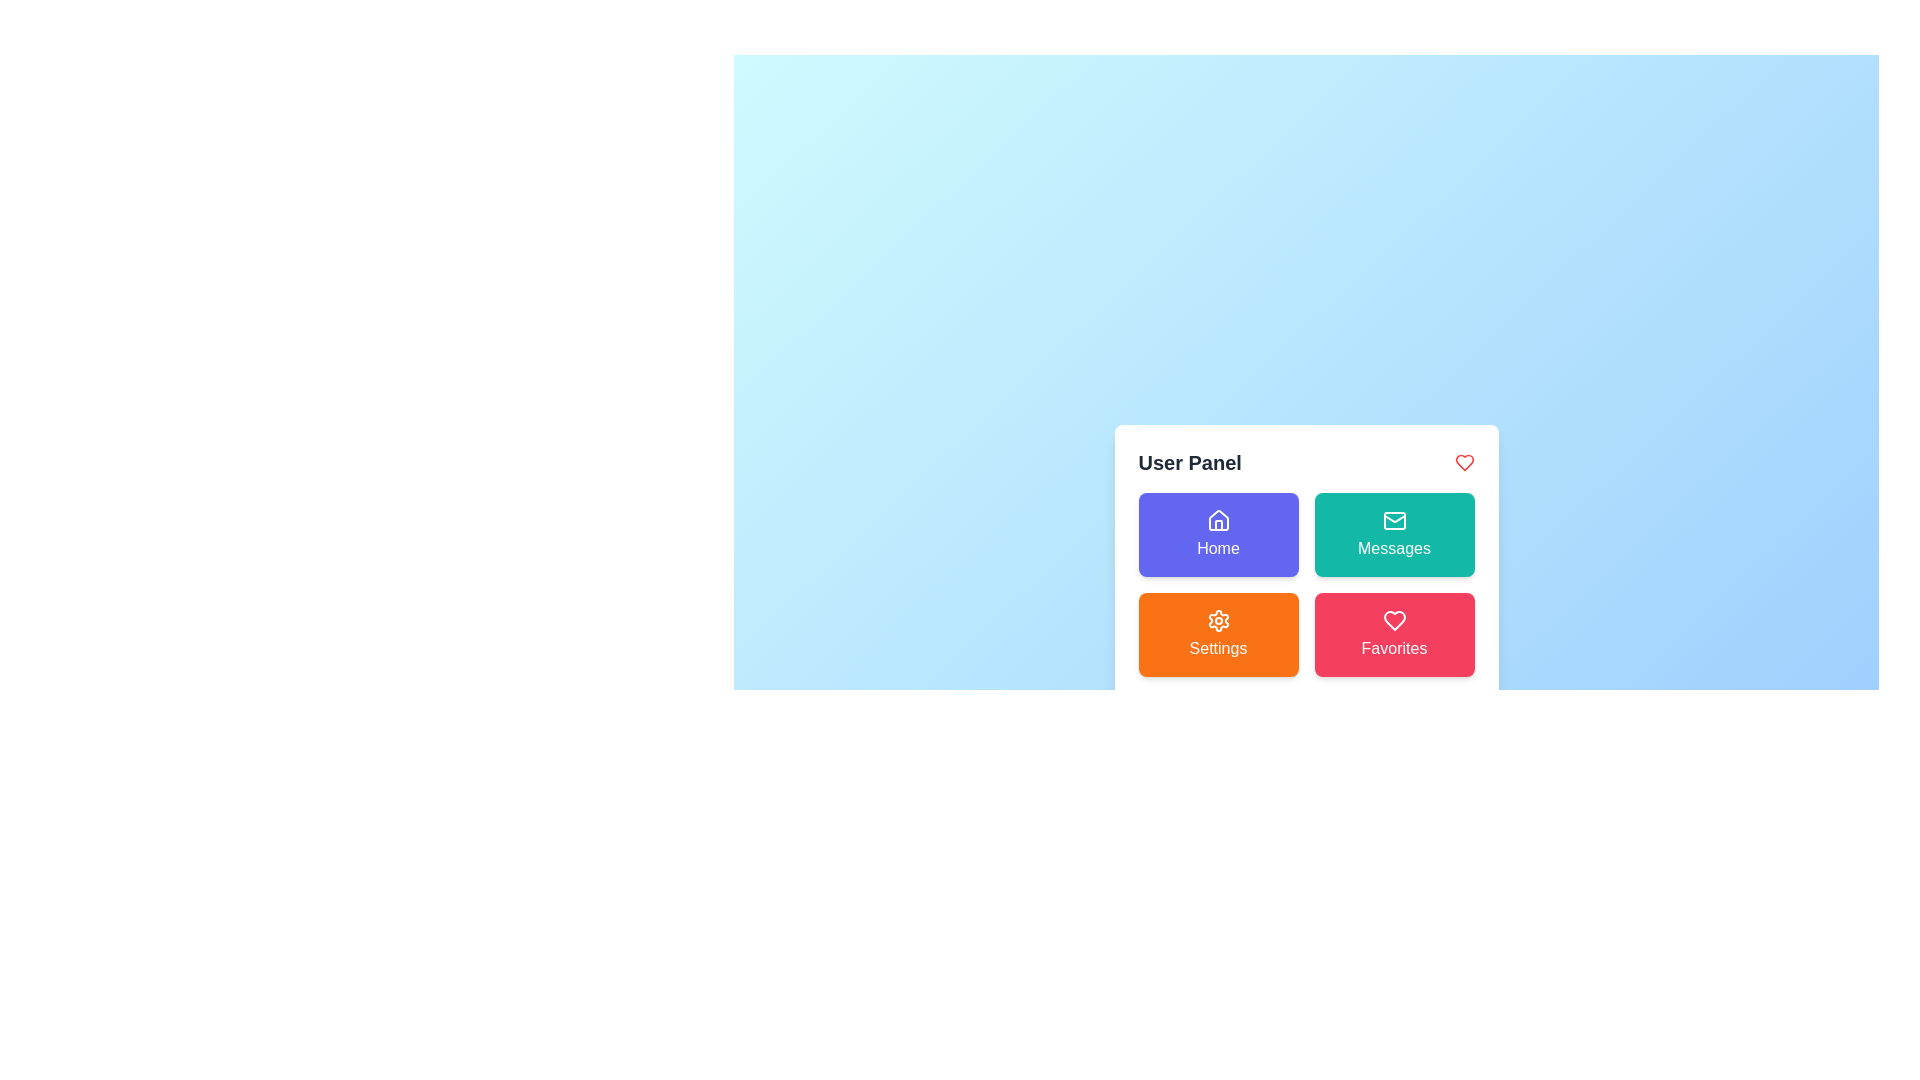 The height and width of the screenshot is (1080, 1920). I want to click on the orange cogwheel icon representing the Settings button, located in the second row, first column of the option grid under the User Panel header, so click(1217, 620).